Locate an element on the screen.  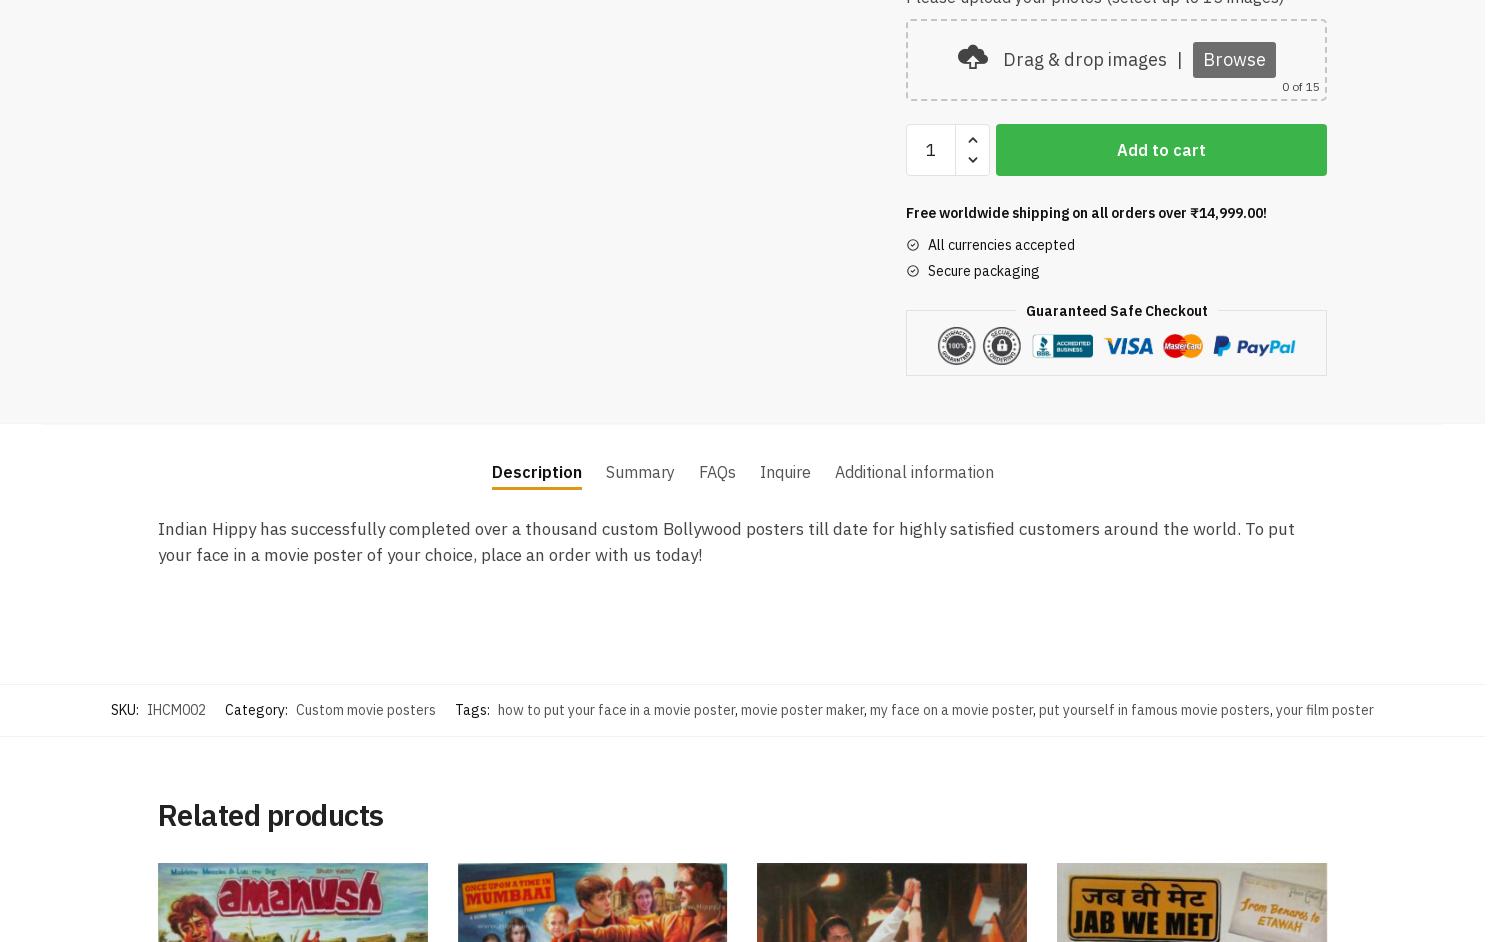
'FAQs' is located at coordinates (715, 466).